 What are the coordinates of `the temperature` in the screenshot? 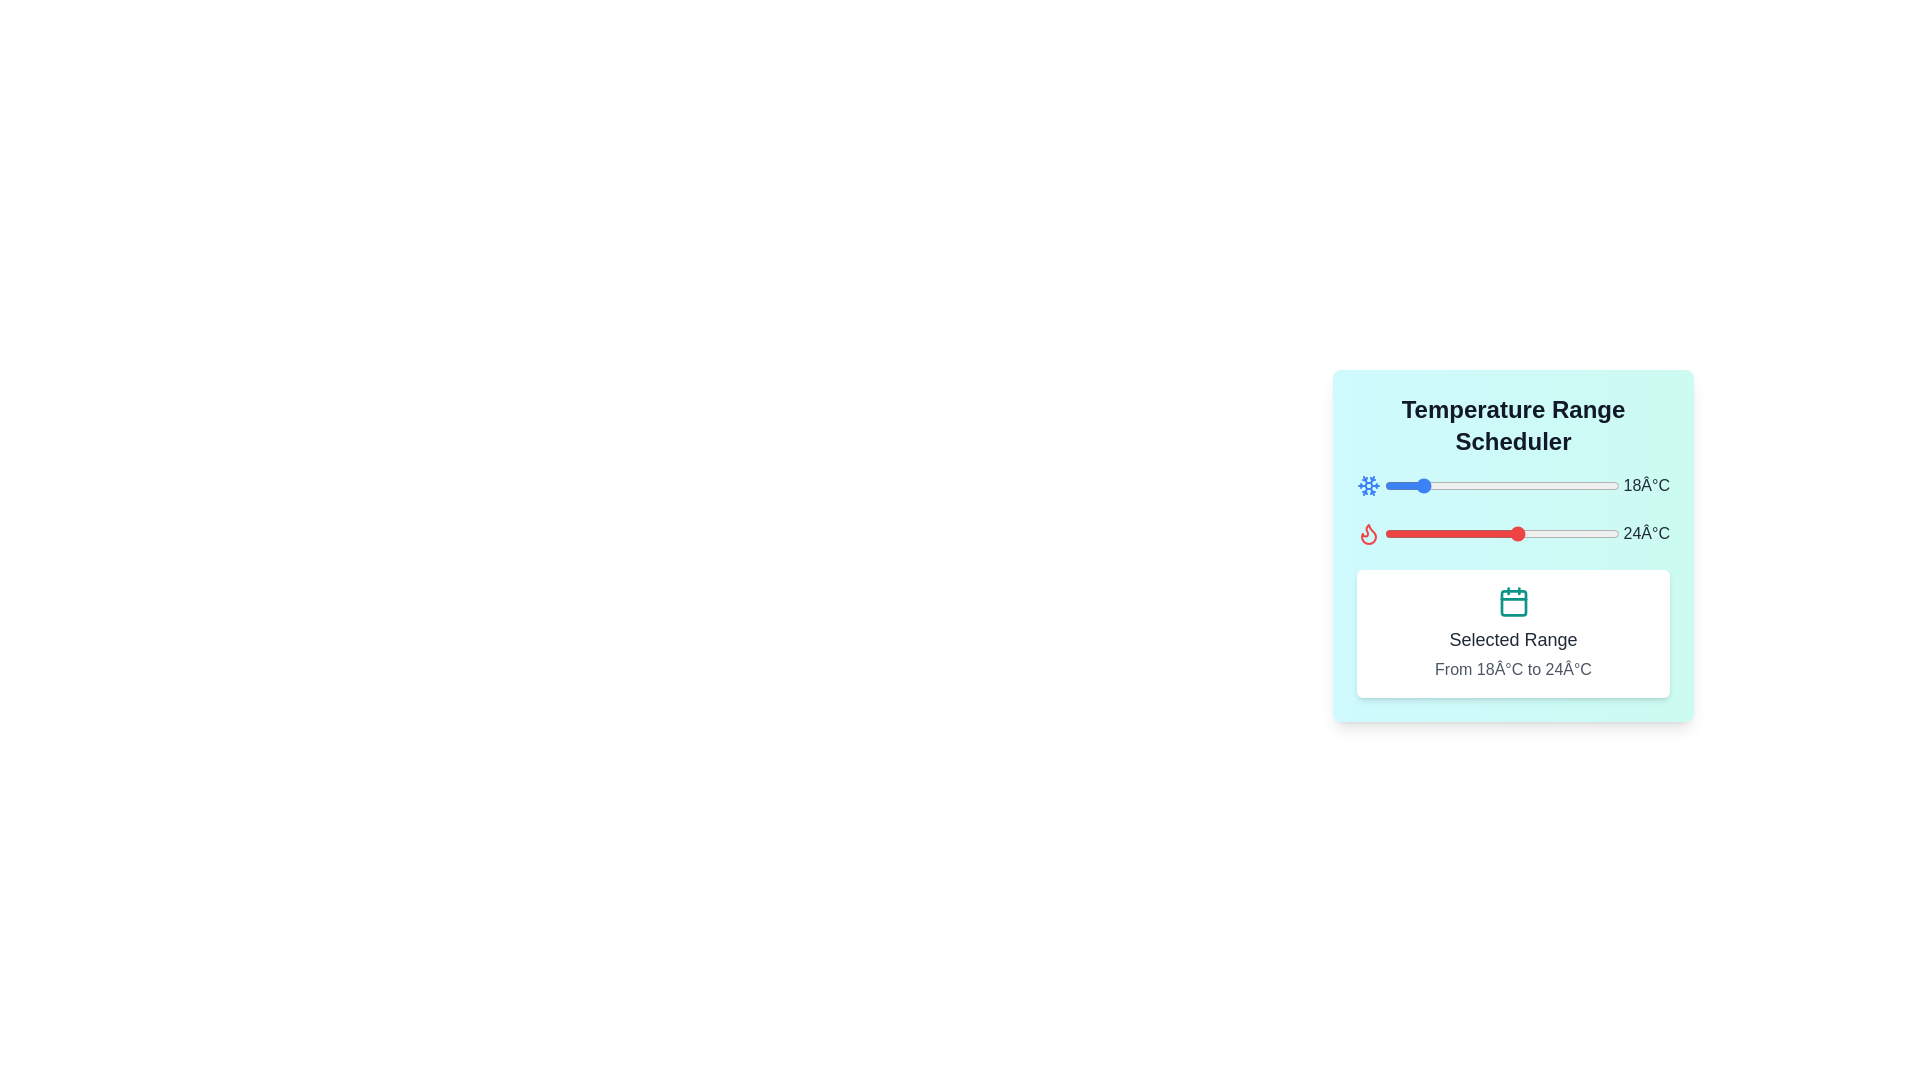 It's located at (1485, 532).